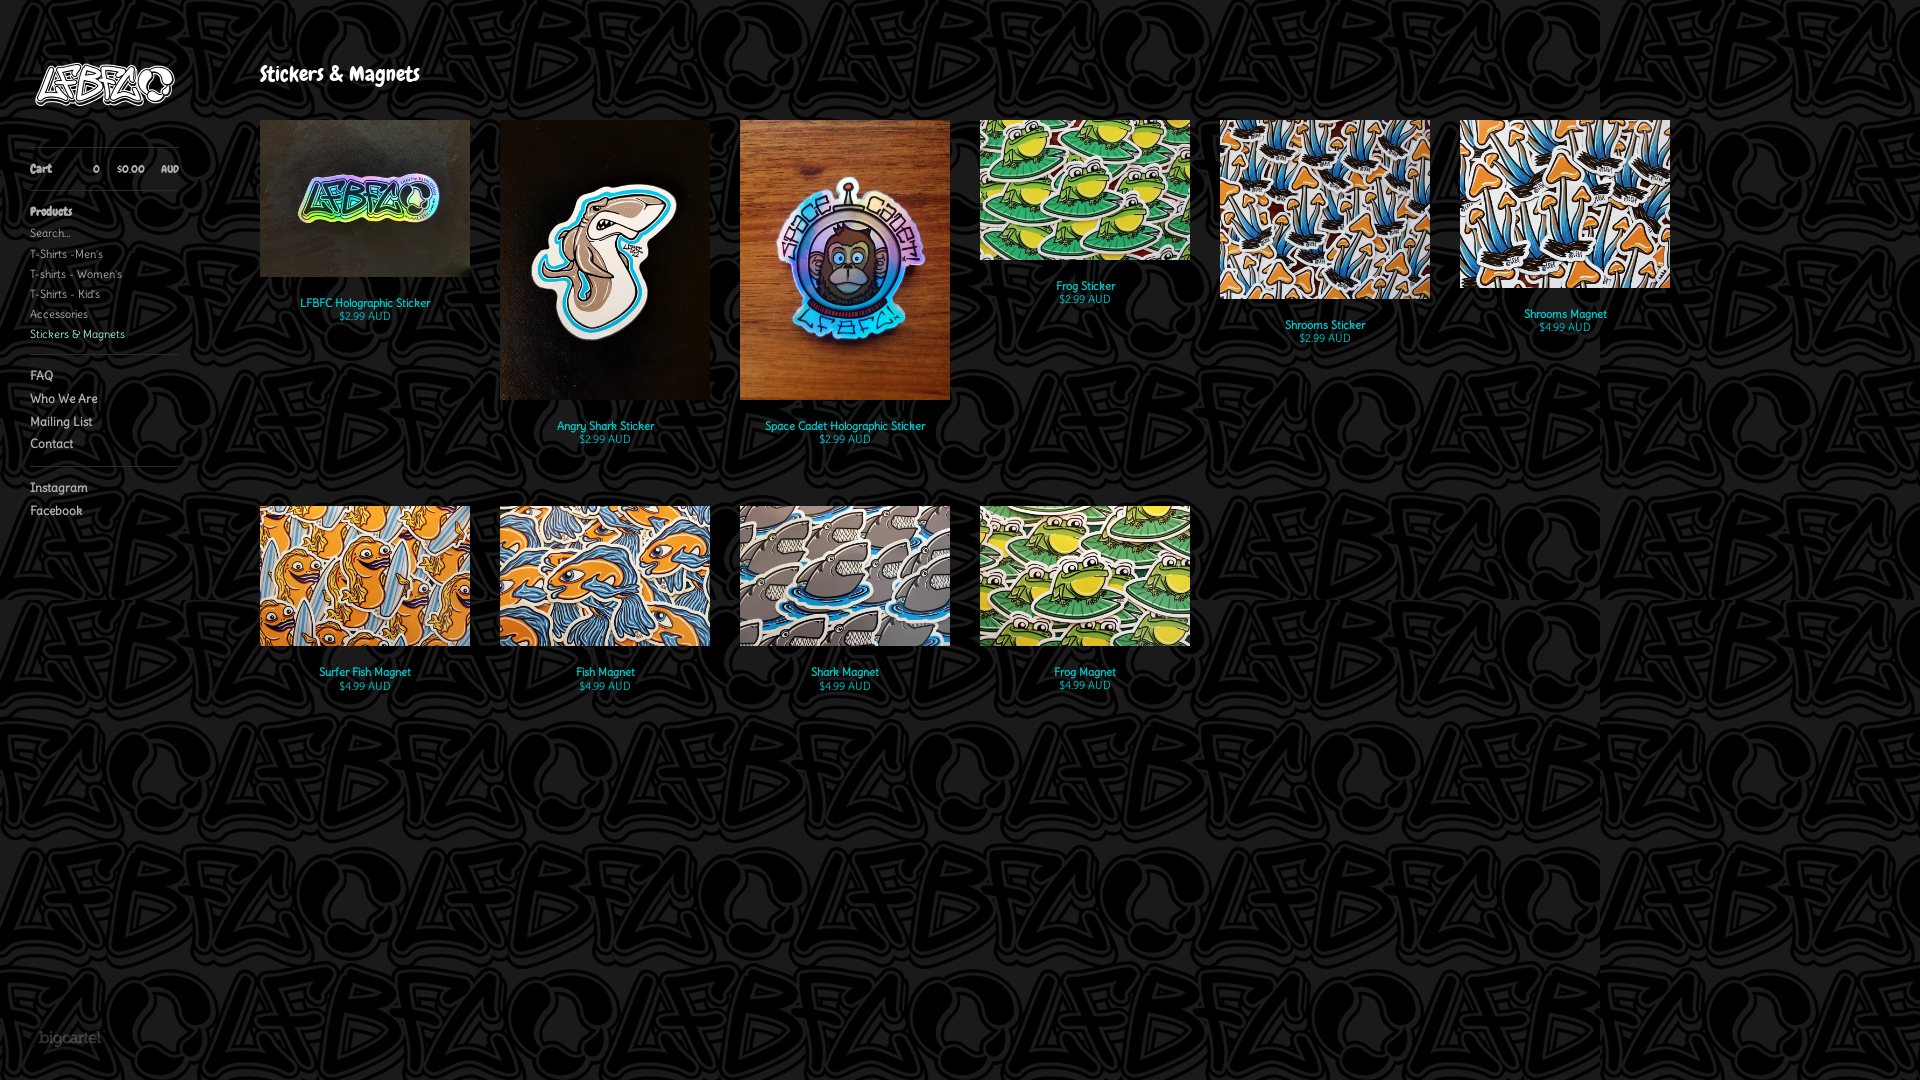 This screenshot has height=1080, width=1920. What do you see at coordinates (103, 443) in the screenshot?
I see `'Contact'` at bounding box center [103, 443].